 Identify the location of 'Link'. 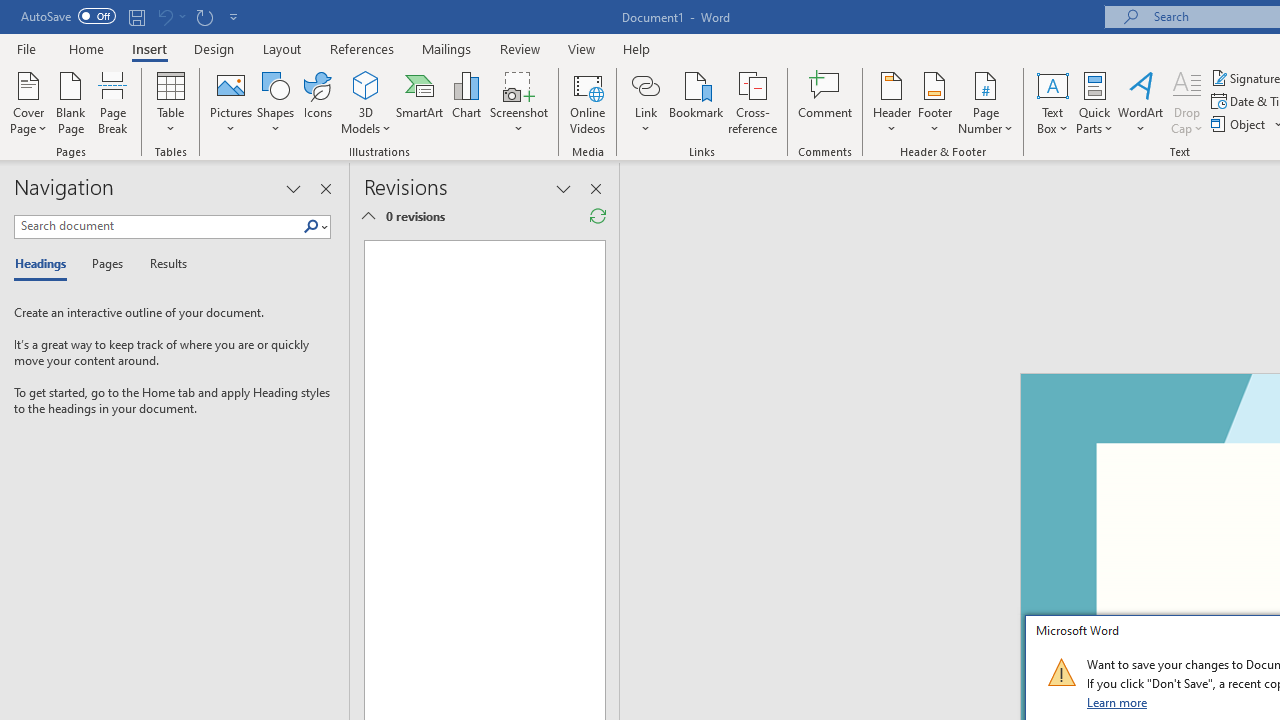
(645, 84).